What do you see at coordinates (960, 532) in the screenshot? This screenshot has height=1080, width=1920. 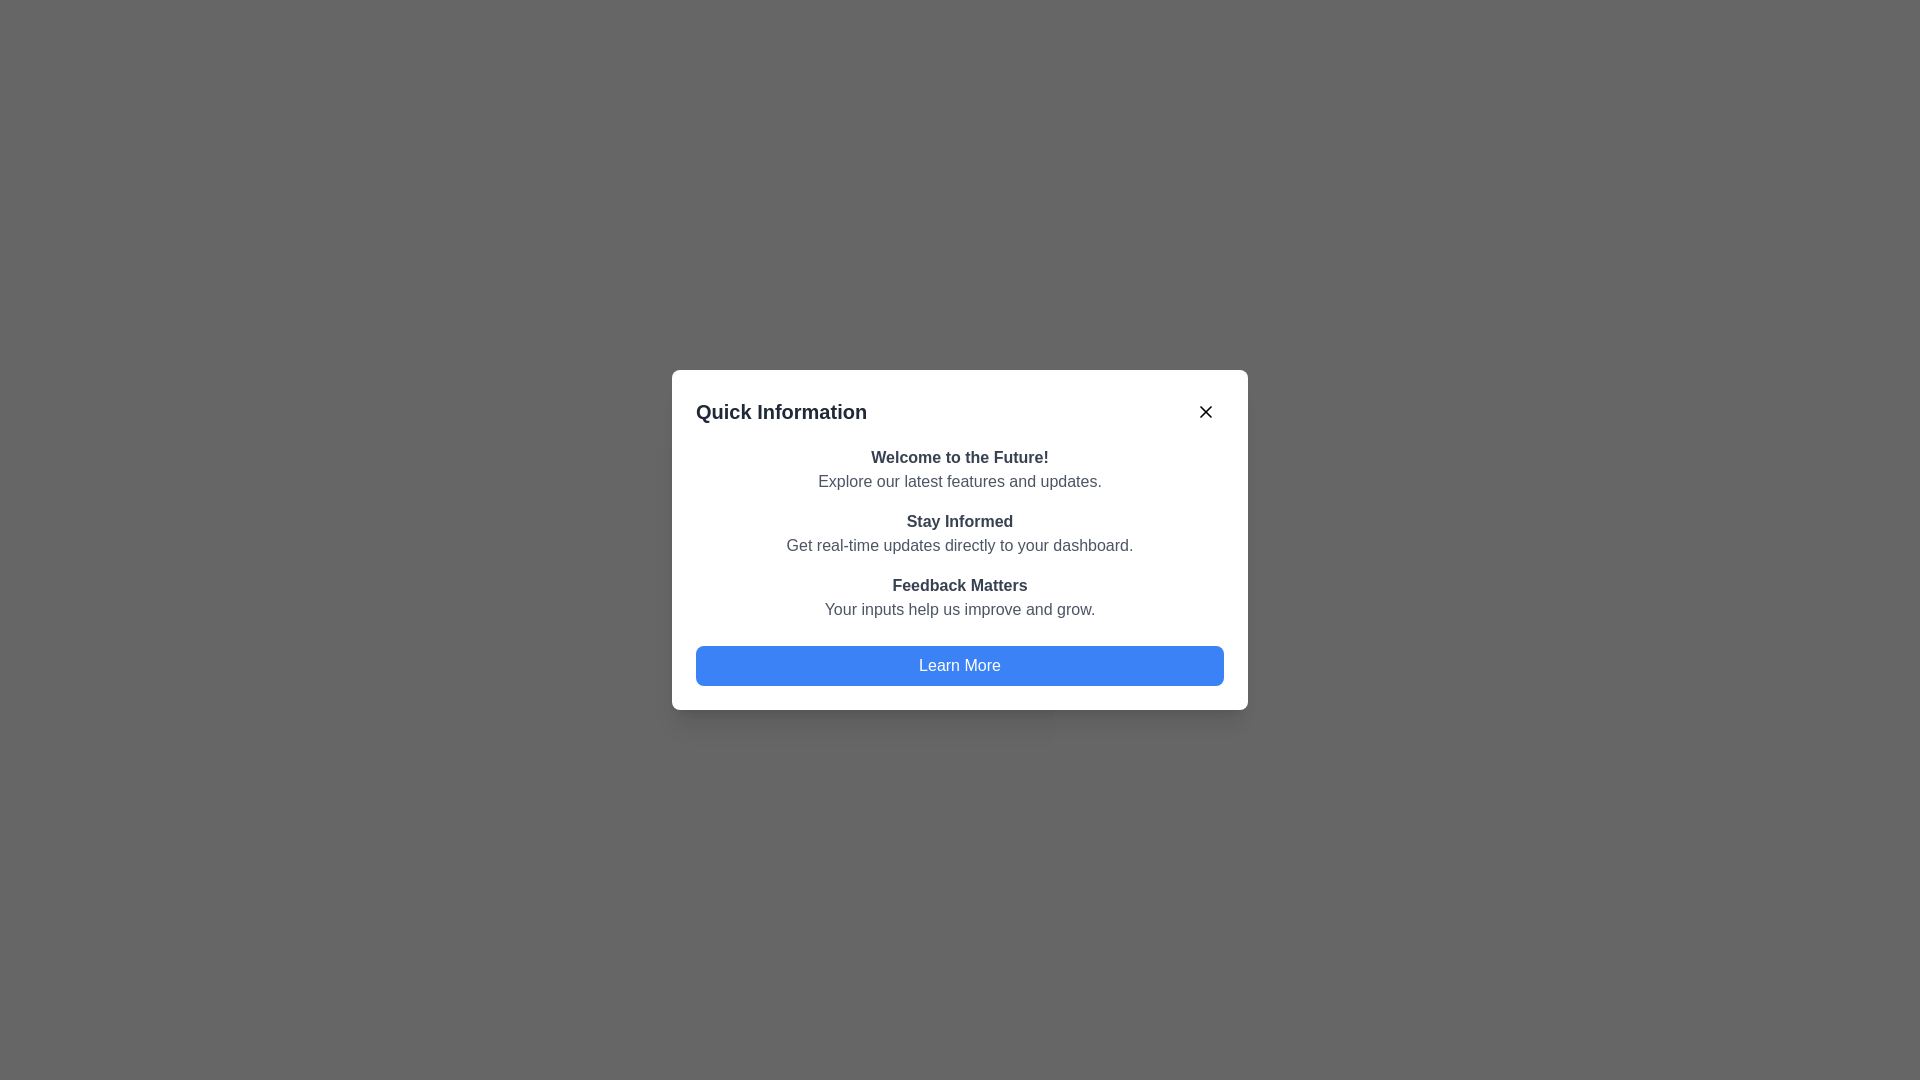 I see `the text block that says 'Stay Informed' and 'Get real-time updates directly to your dashboard', which is centrally placed in the 'Quick Information' dialog` at bounding box center [960, 532].